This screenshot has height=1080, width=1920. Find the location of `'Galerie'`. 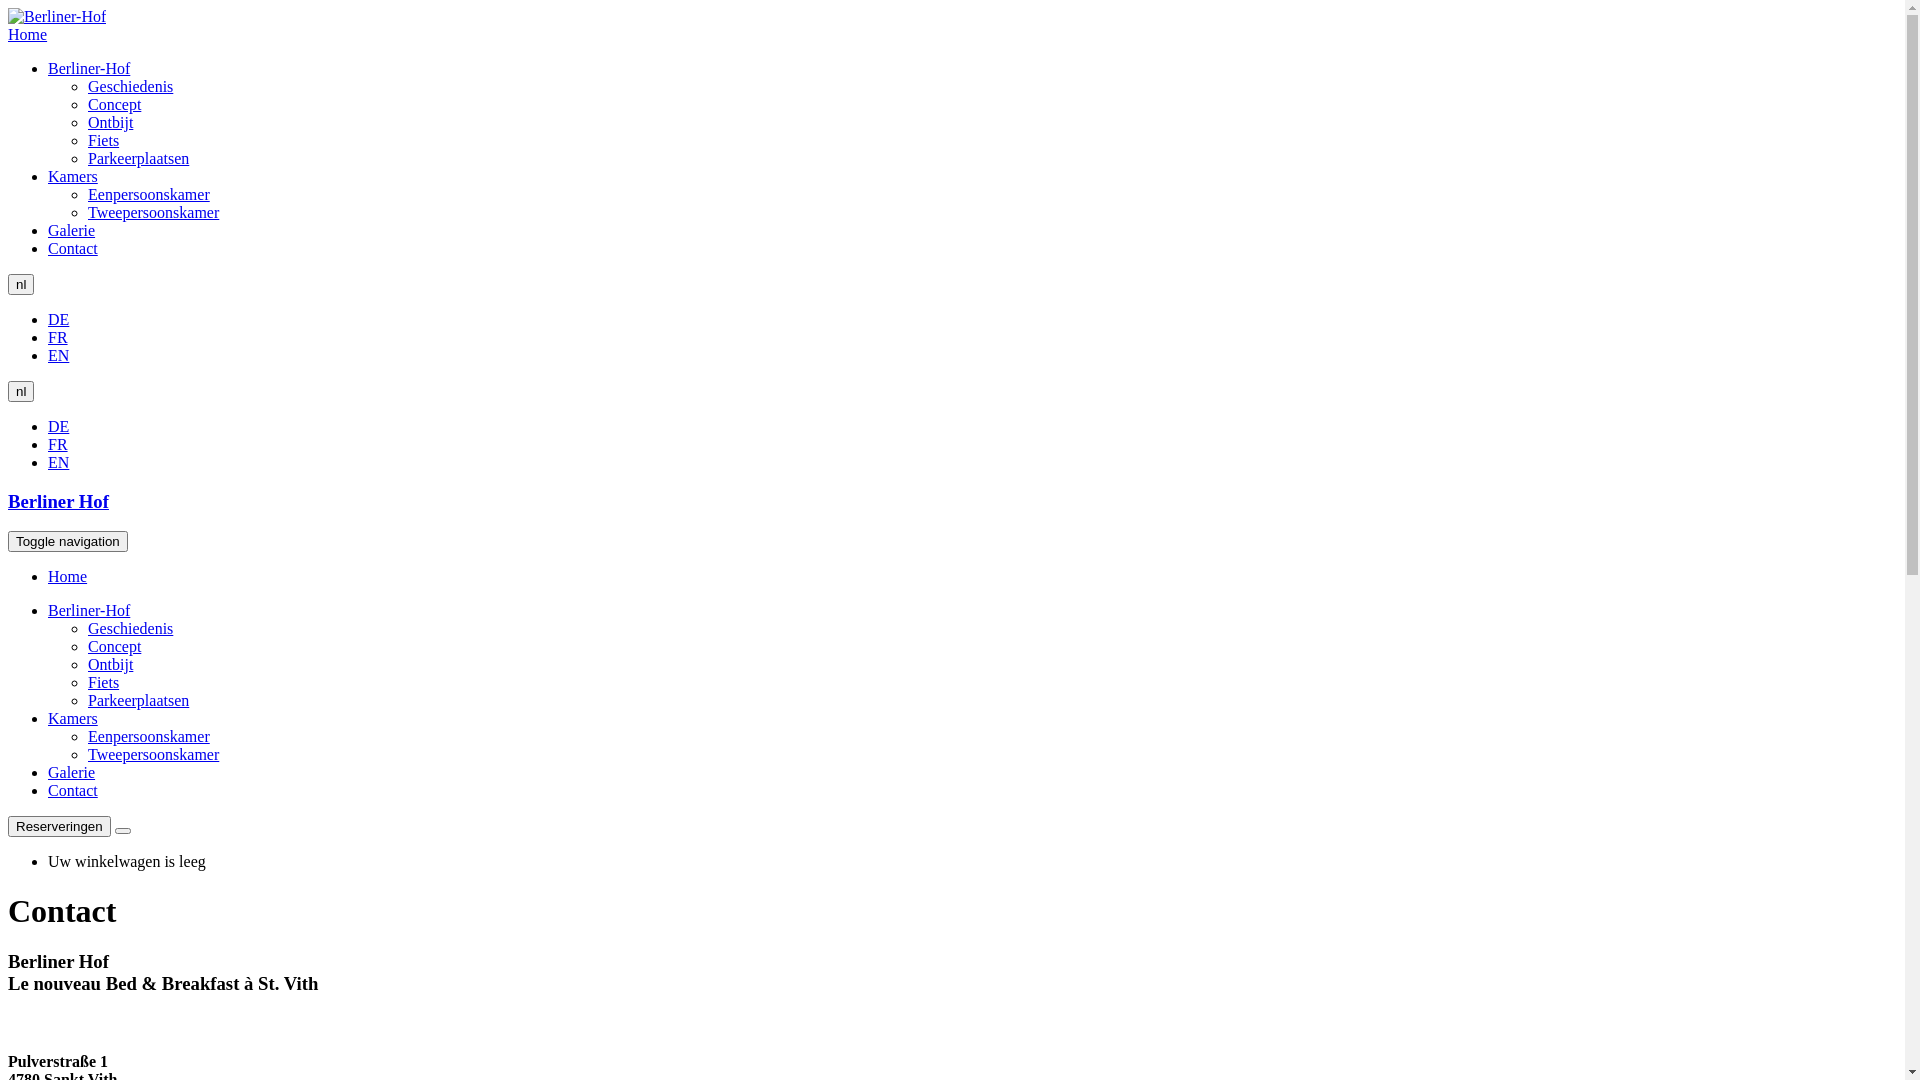

'Galerie' is located at coordinates (71, 229).